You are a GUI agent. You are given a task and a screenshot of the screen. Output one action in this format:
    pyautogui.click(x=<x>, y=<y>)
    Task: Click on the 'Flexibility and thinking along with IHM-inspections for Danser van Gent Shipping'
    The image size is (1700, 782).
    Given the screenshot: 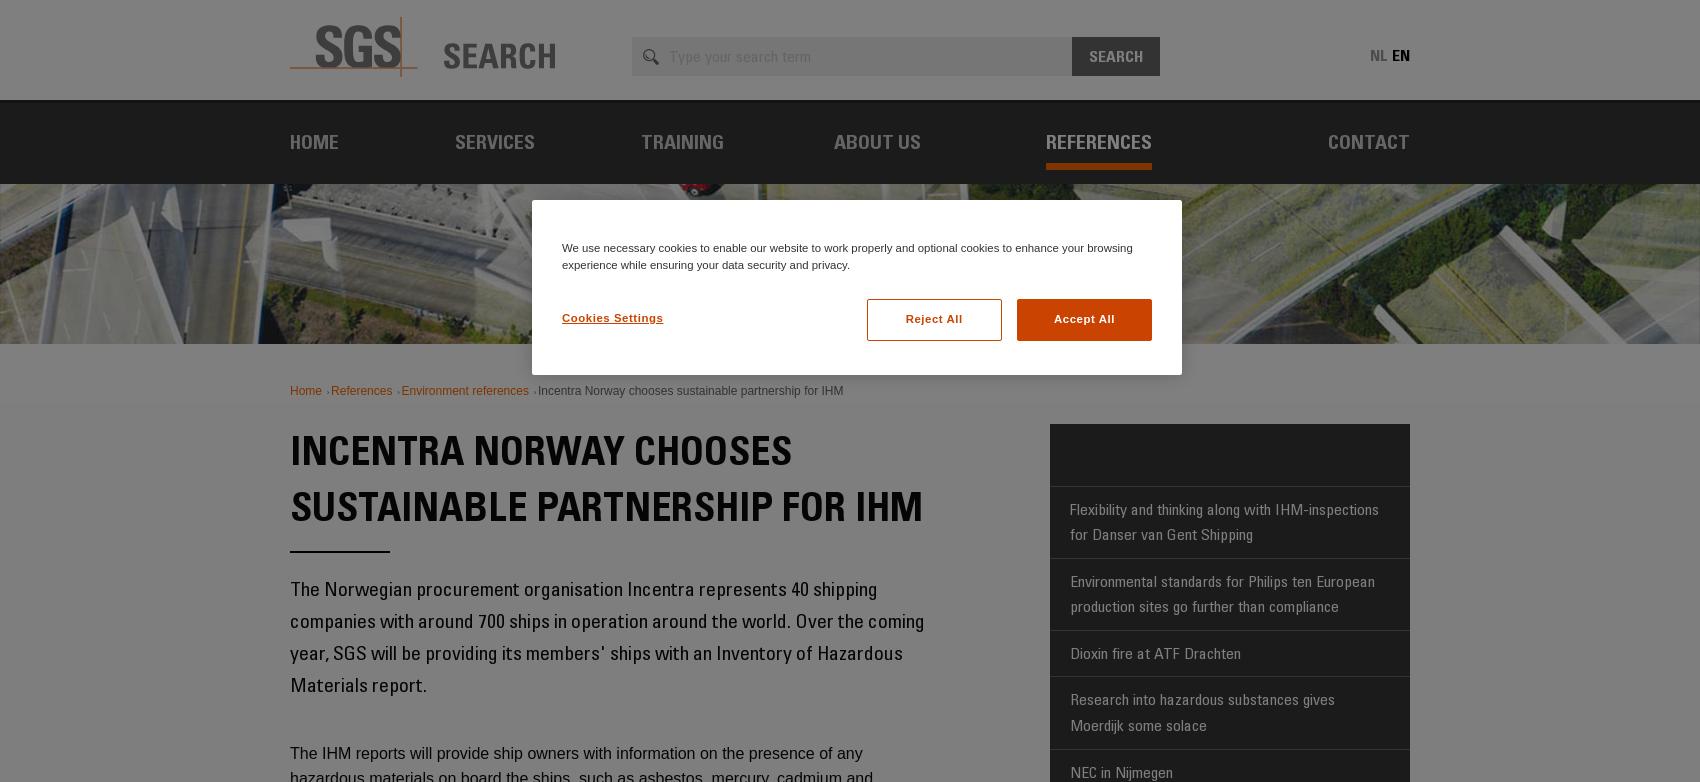 What is the action you would take?
    pyautogui.click(x=1223, y=521)
    